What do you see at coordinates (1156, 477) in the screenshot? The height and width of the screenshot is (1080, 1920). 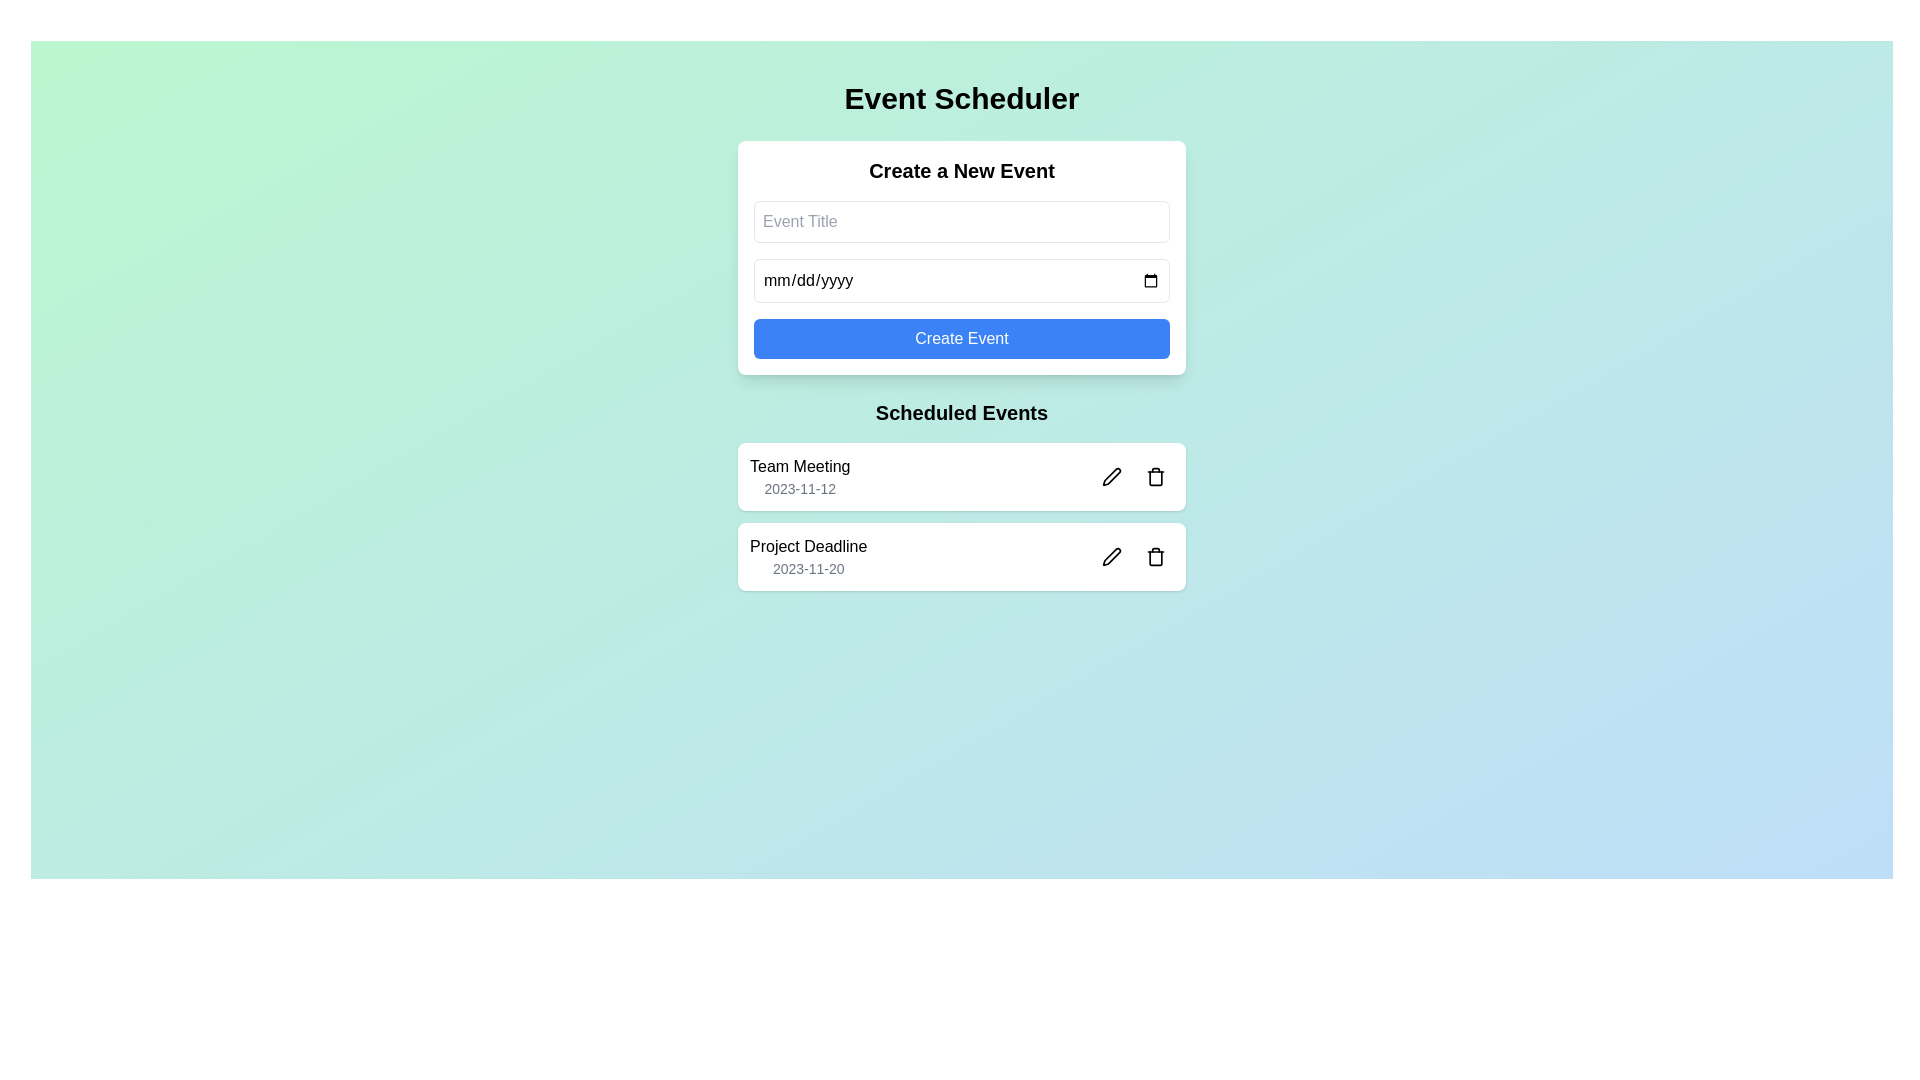 I see `the trash can icon button located to the right of the 'Team Meeting' text in the 'Scheduled Events' section` at bounding box center [1156, 477].